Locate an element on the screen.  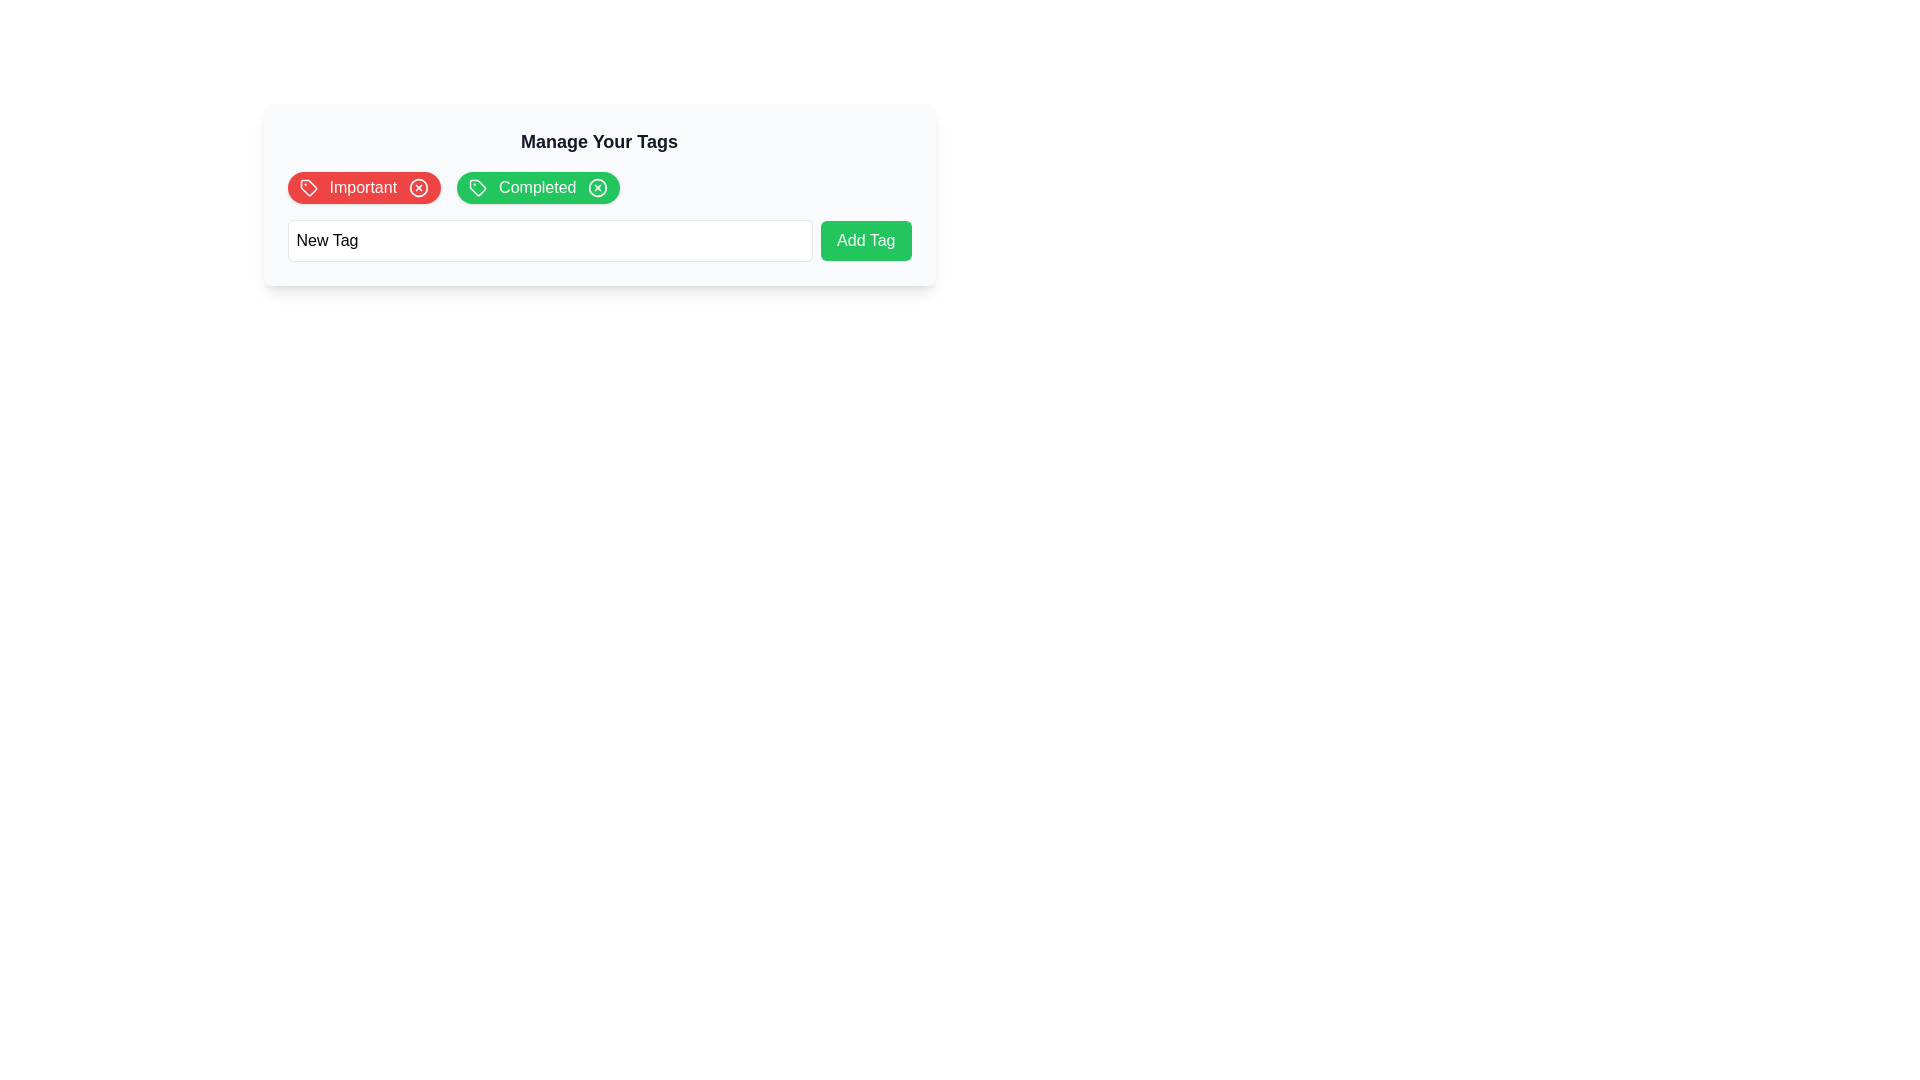
the close button of the tag named Completed to remove it is located at coordinates (597, 188).